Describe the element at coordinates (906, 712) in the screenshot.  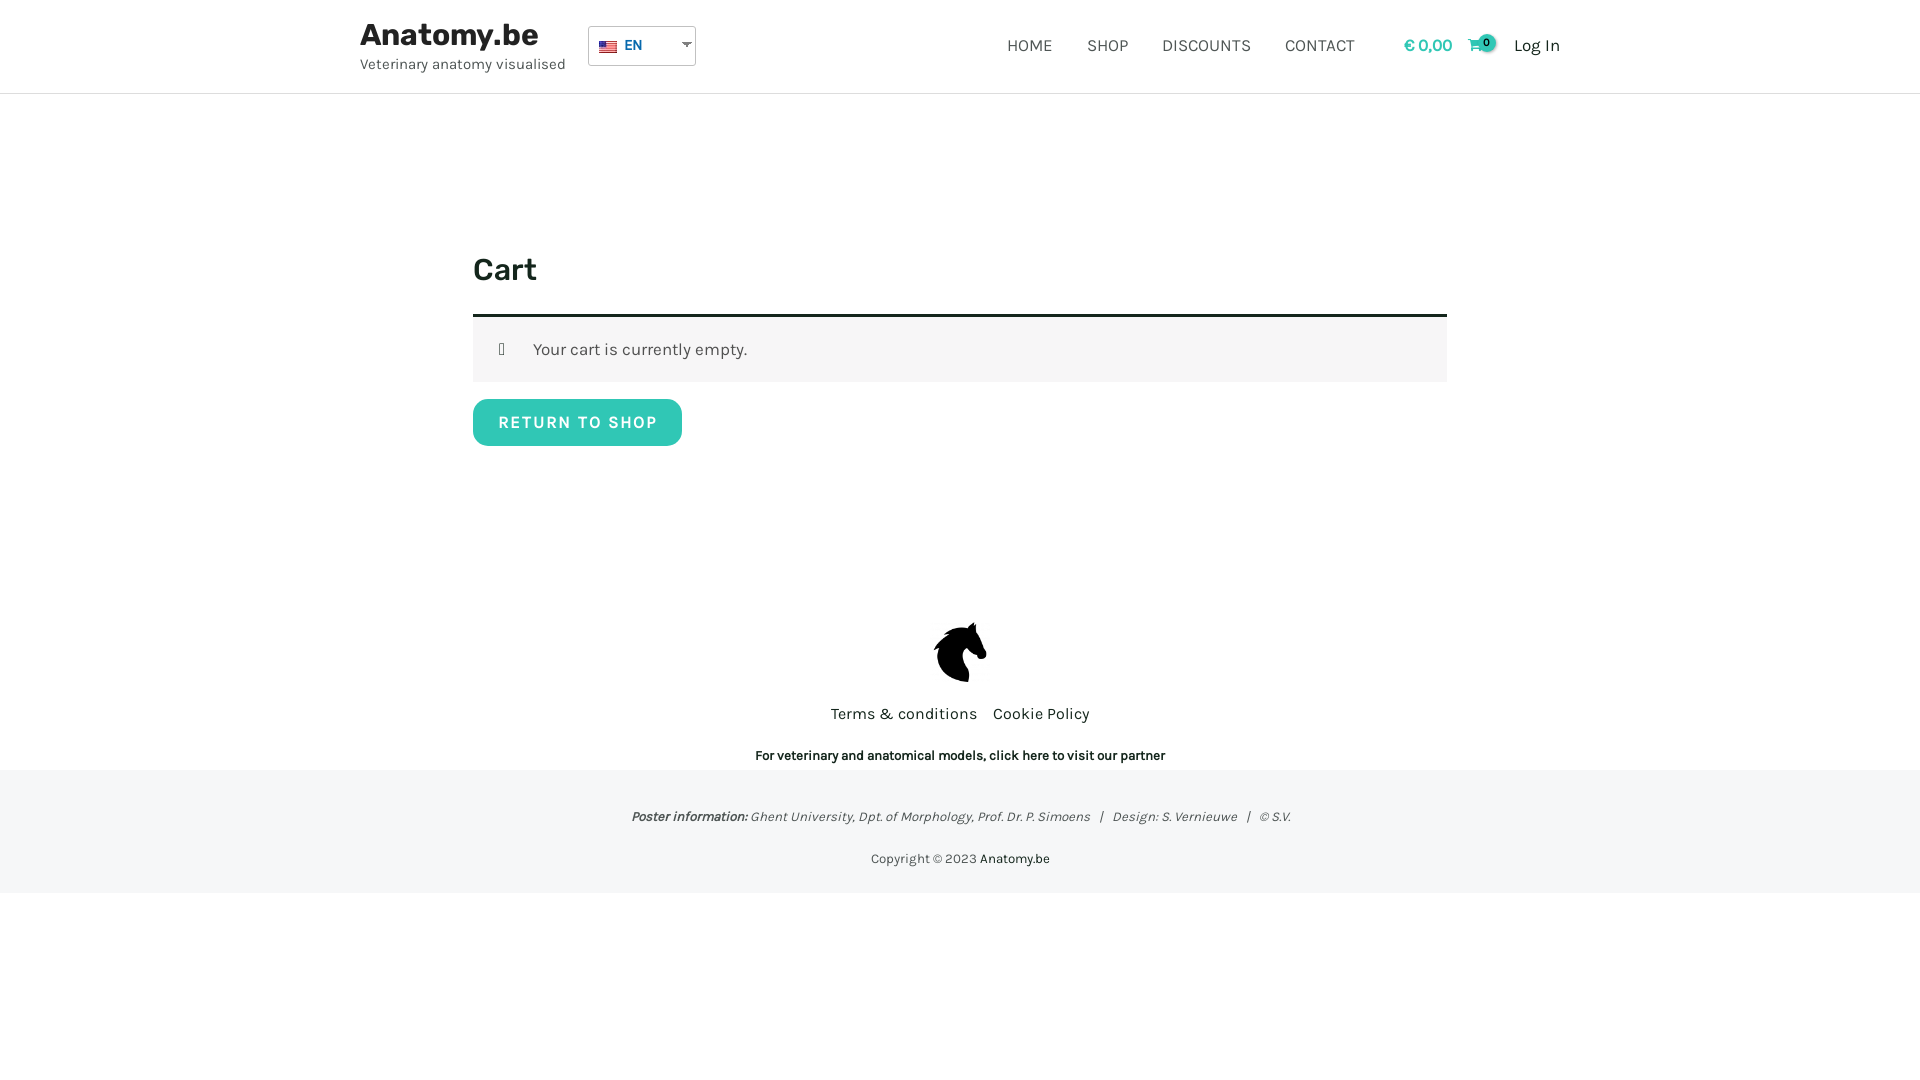
I see `'Terms & conditions'` at that location.